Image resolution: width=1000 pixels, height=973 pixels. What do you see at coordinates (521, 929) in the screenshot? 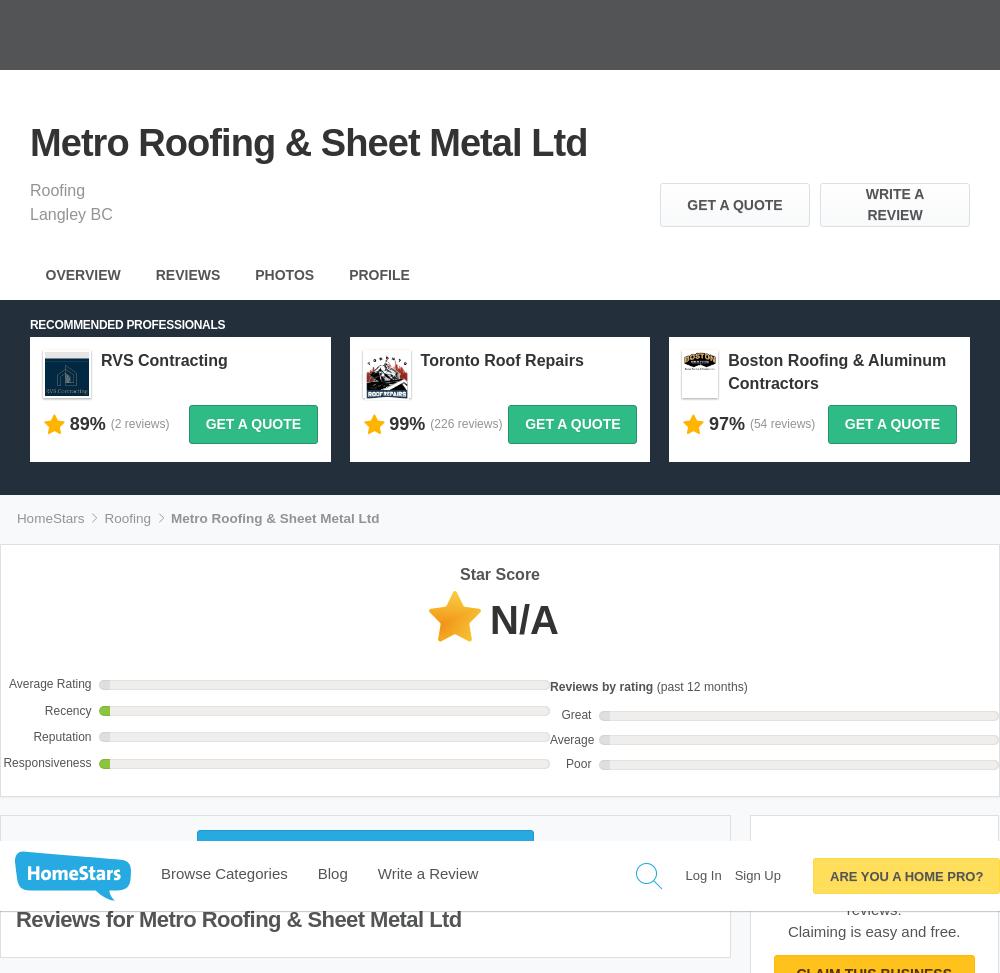
I see `'Terms of Use'` at bounding box center [521, 929].